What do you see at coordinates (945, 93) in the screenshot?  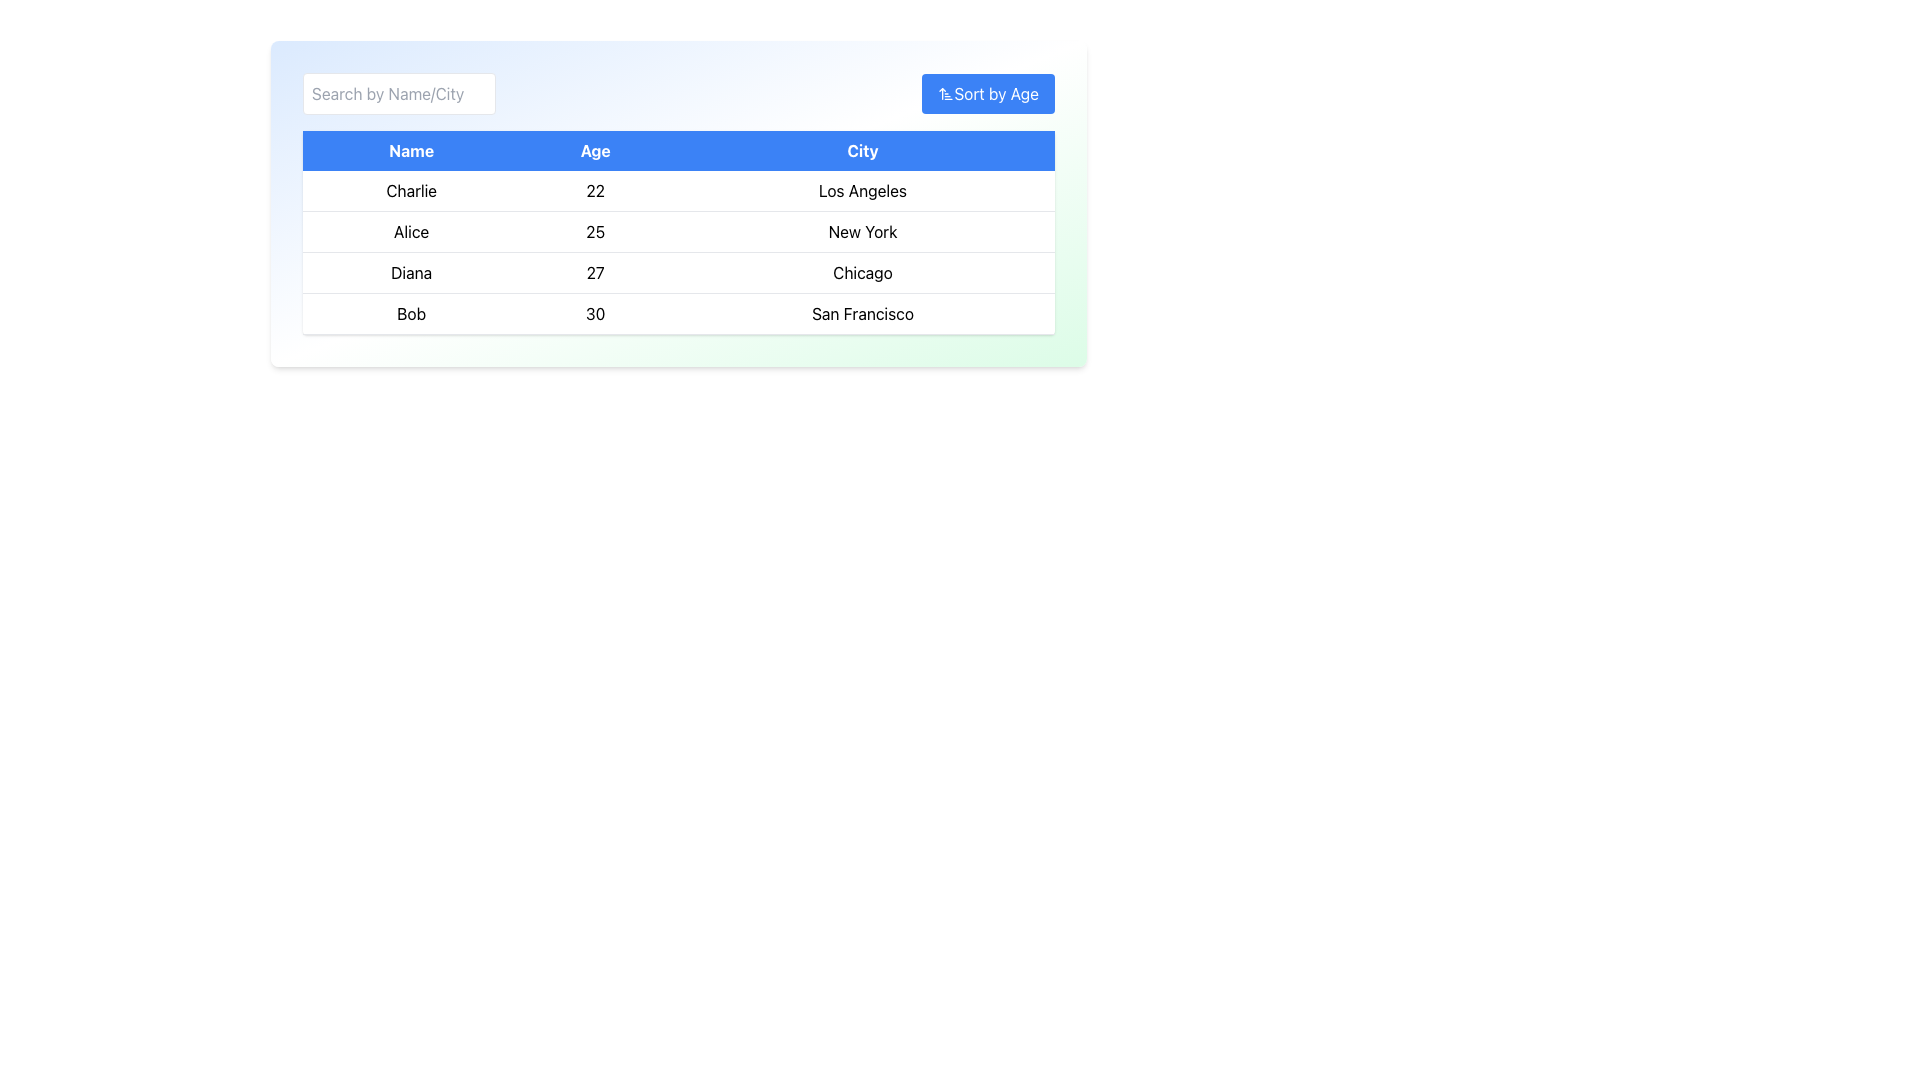 I see `the upward-pointing arrow icon that is located to the left of the text 'Sort by Age' within the button labeled 'Sort by Age' in the top-right corner of the interface` at bounding box center [945, 93].